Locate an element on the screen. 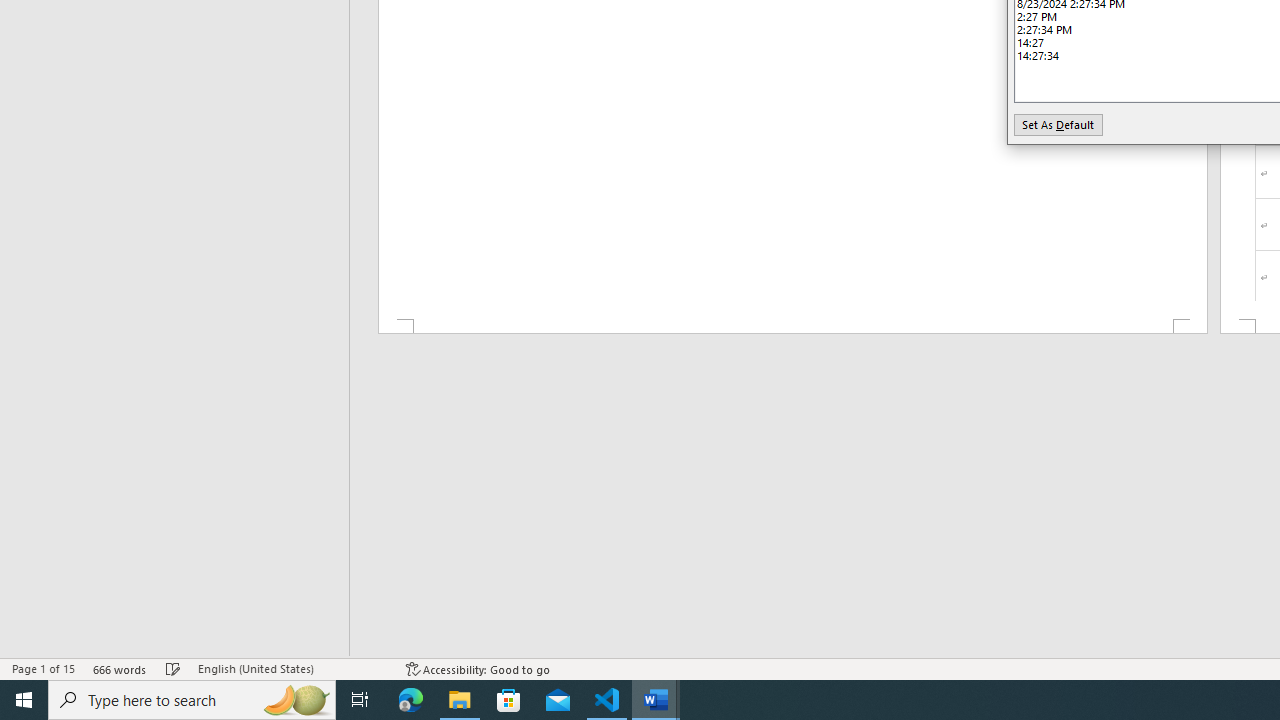 The width and height of the screenshot is (1280, 720). 'Accessibility Checker Accessibility: Good to go' is located at coordinates (477, 669).